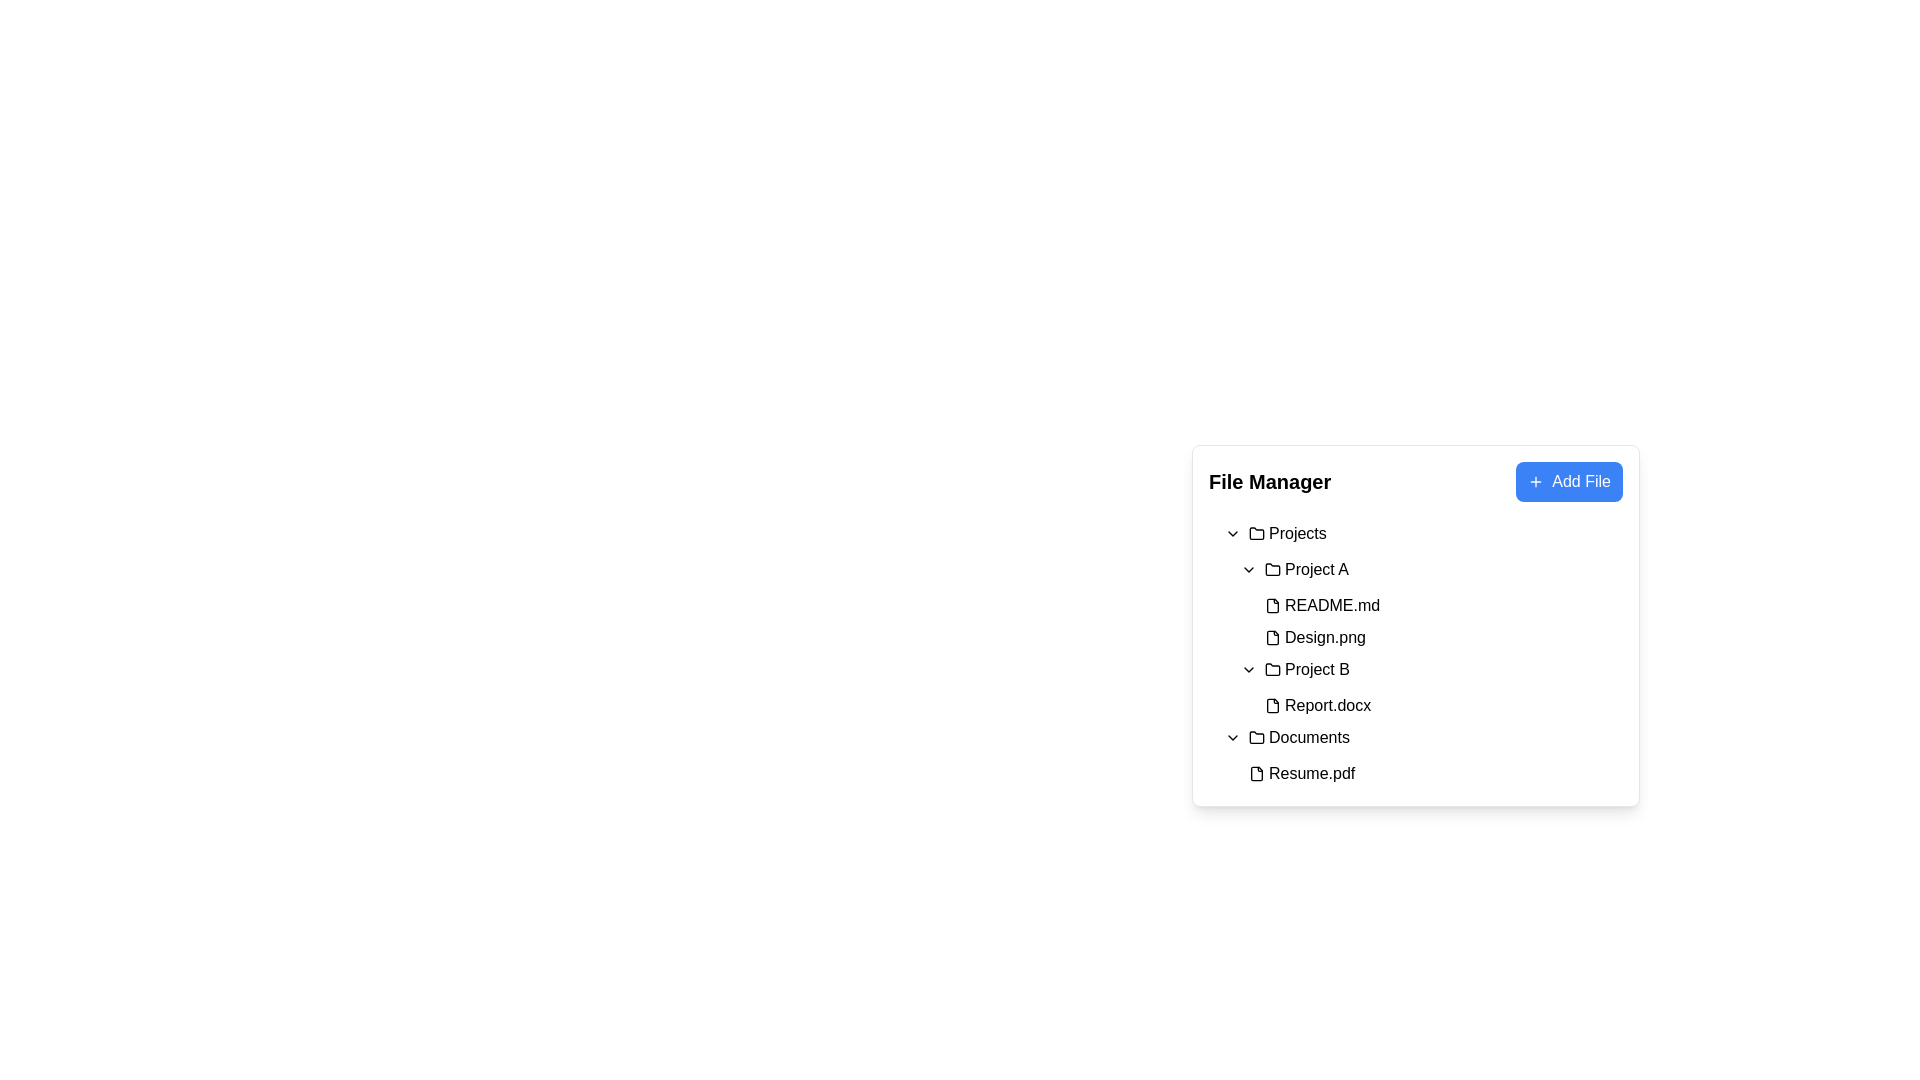  I want to click on the highlighted text 'Project B', so click(1306, 670).